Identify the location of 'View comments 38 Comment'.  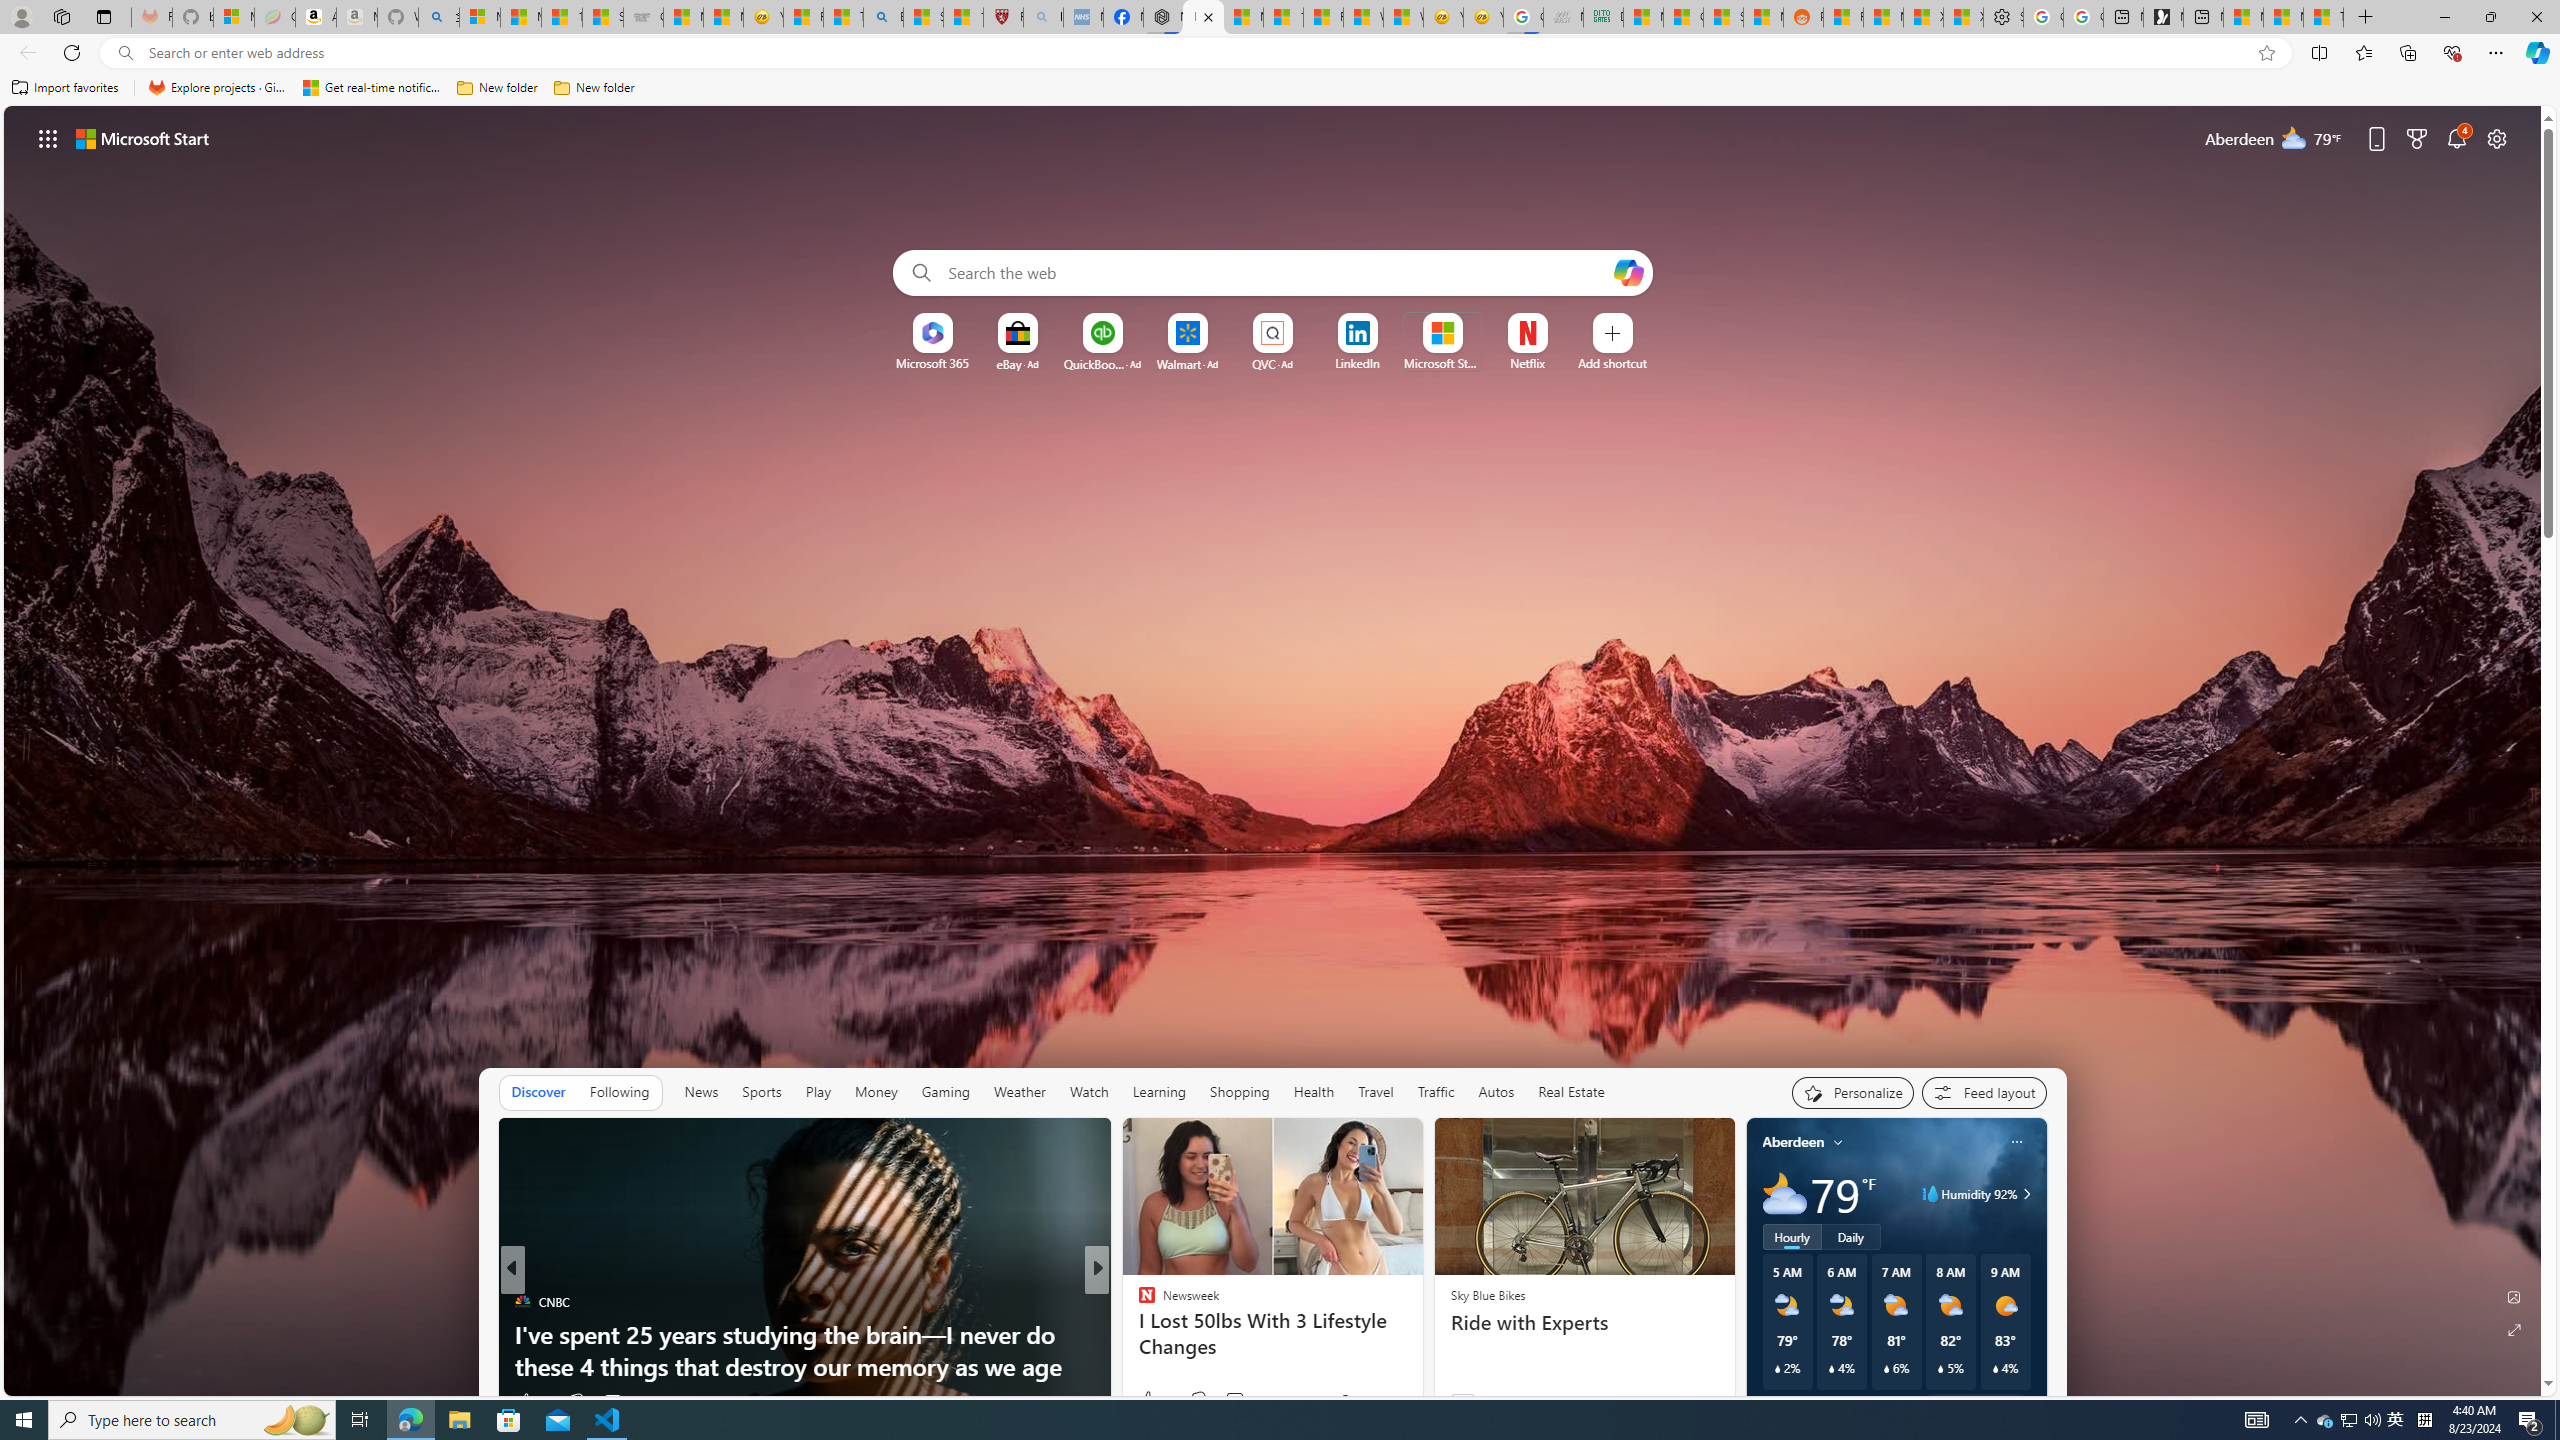
(1243, 1401).